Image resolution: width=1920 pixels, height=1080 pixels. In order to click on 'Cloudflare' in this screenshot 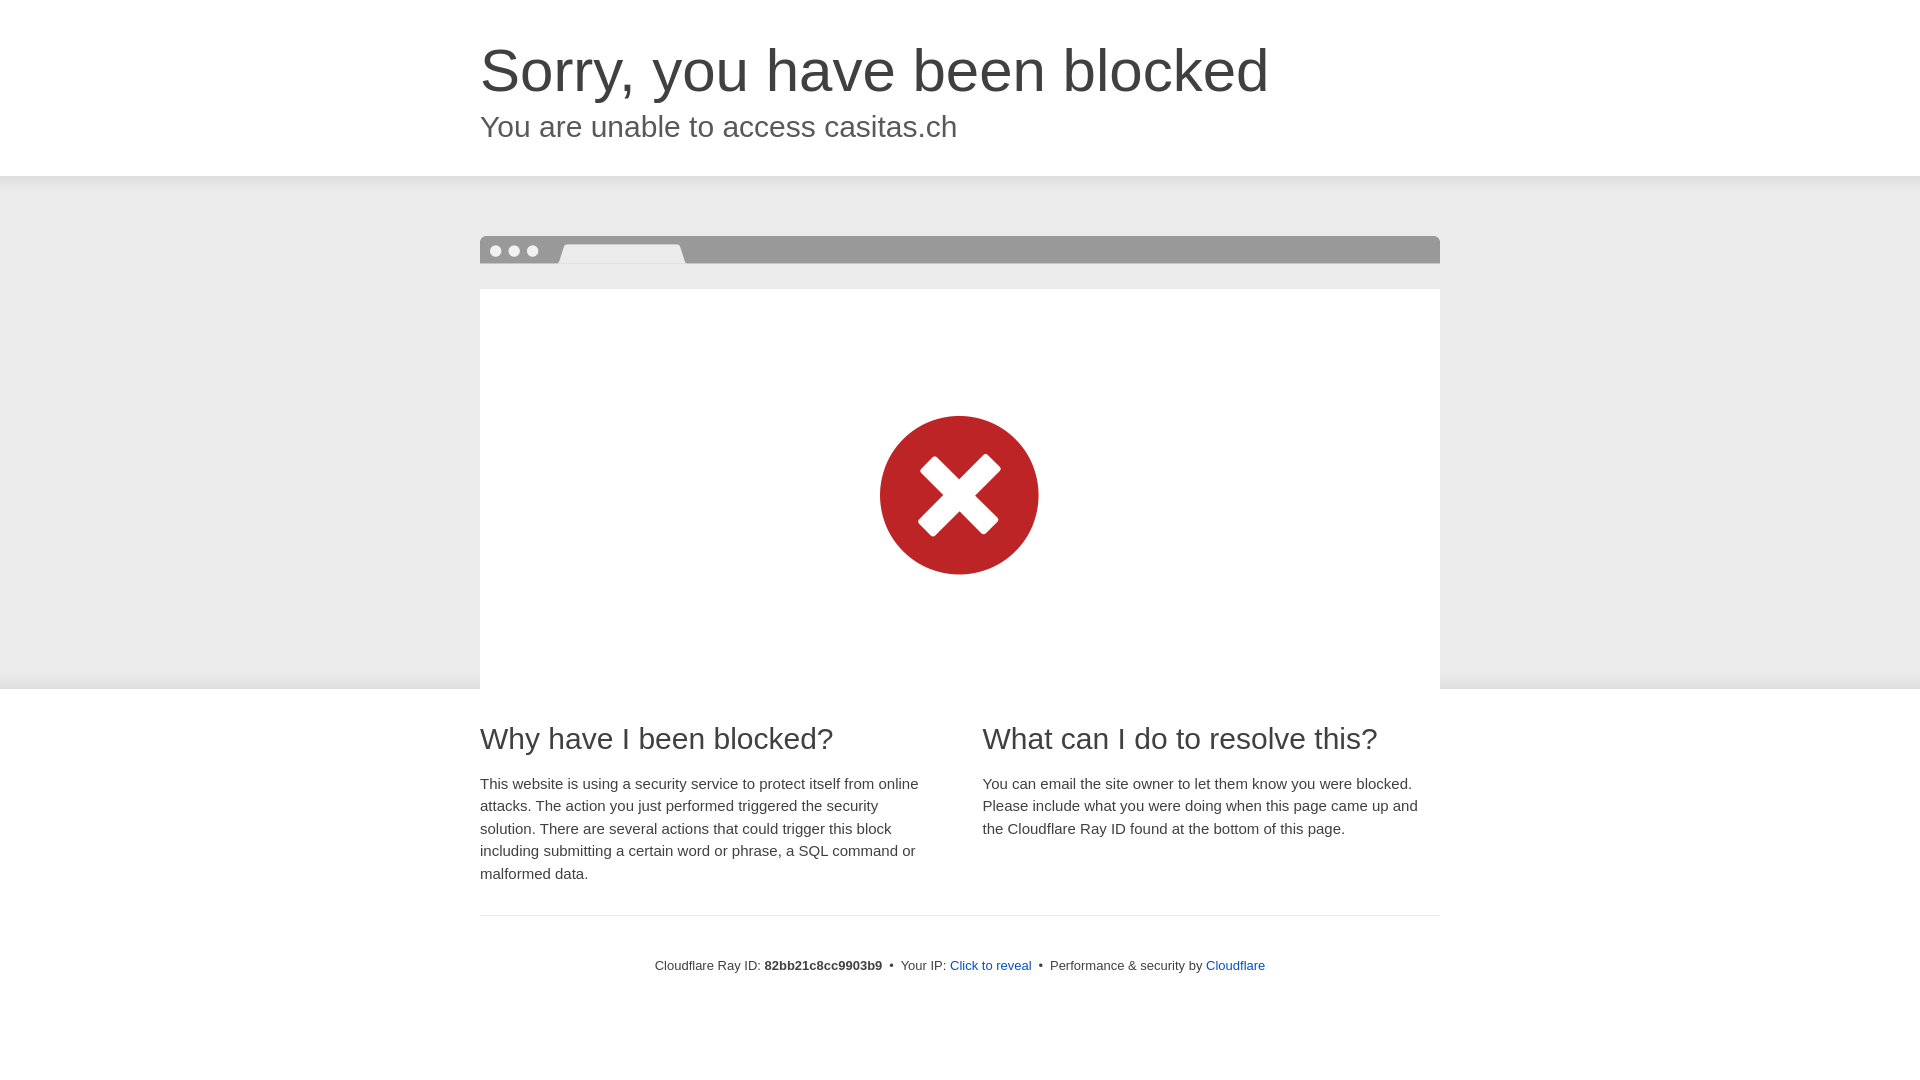, I will do `click(1234, 964)`.